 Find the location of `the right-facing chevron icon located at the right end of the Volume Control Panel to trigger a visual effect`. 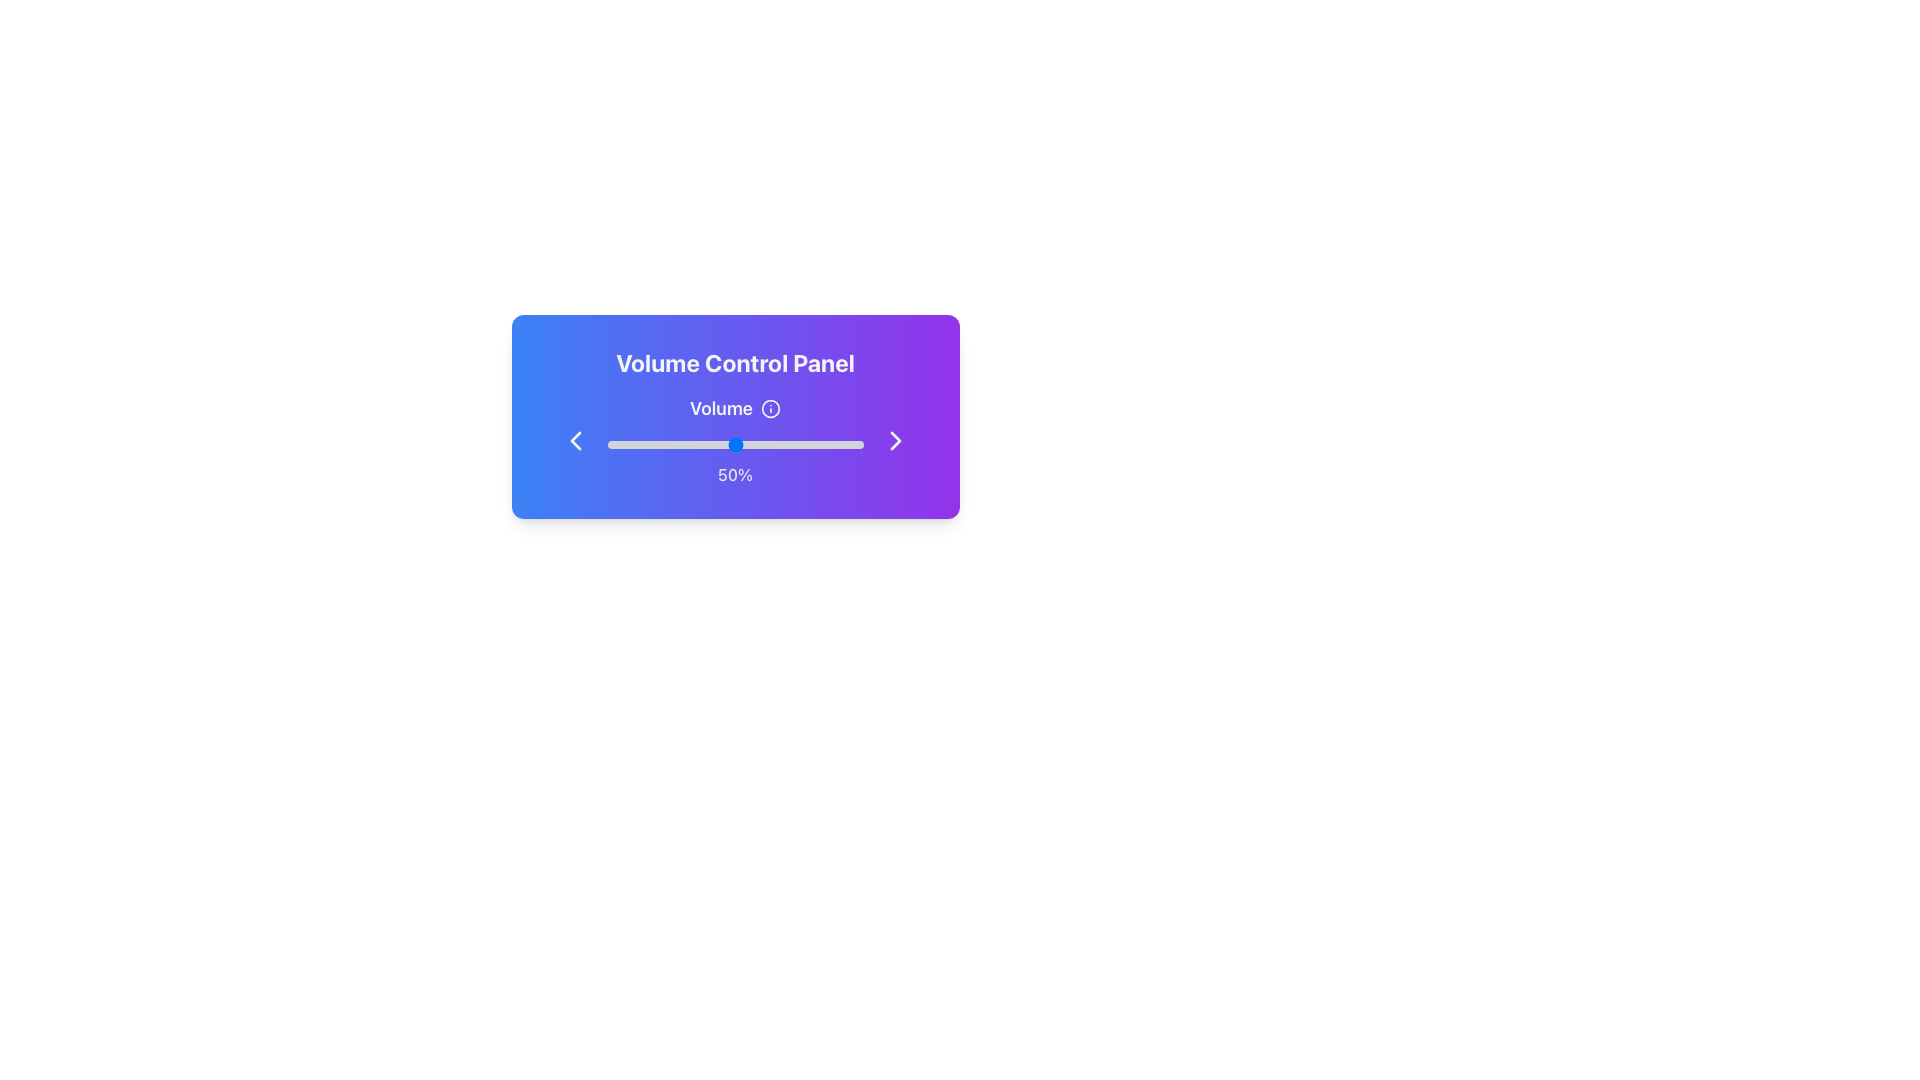

the right-facing chevron icon located at the right end of the Volume Control Panel to trigger a visual effect is located at coordinates (894, 439).